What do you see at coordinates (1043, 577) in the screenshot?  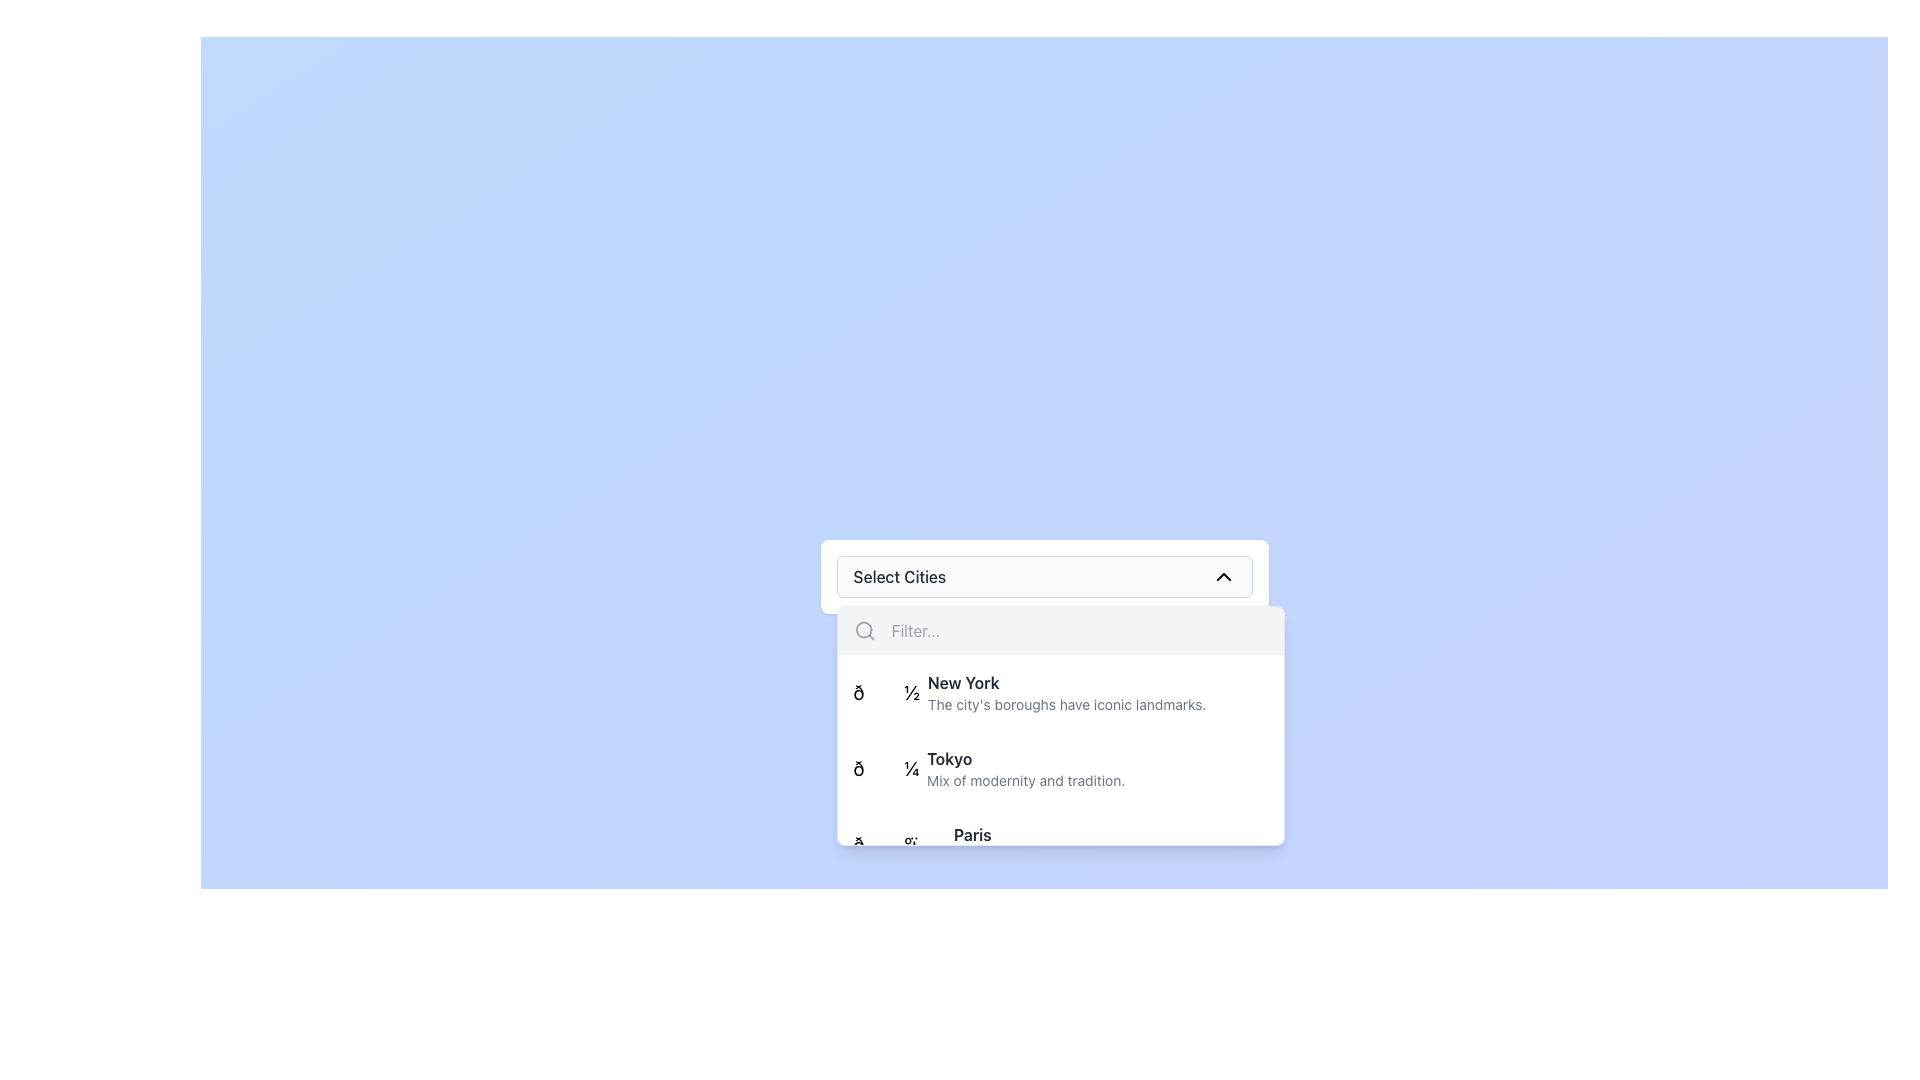 I see `the 'Select Cities' dropdown trigger button` at bounding box center [1043, 577].